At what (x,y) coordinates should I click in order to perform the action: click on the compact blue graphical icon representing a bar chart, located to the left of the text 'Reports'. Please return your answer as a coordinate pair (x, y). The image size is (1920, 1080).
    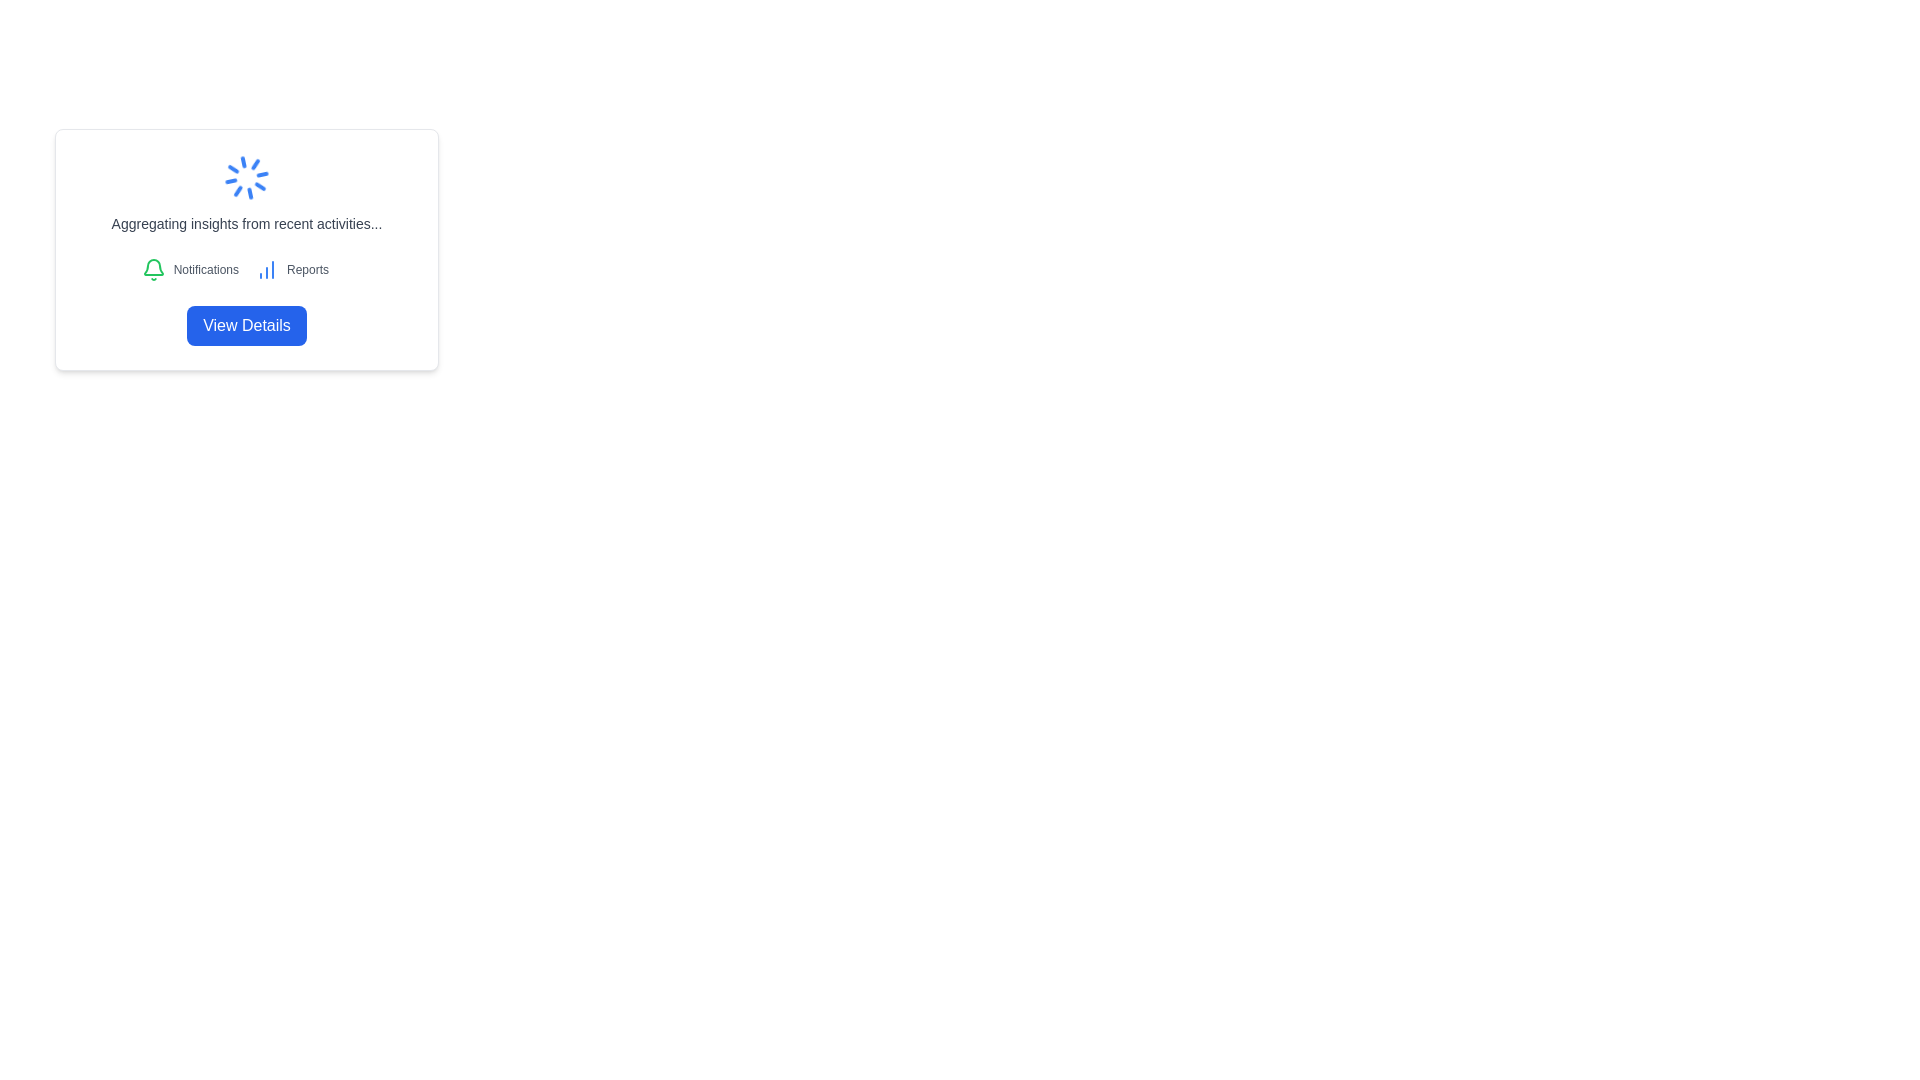
    Looking at the image, I should click on (266, 270).